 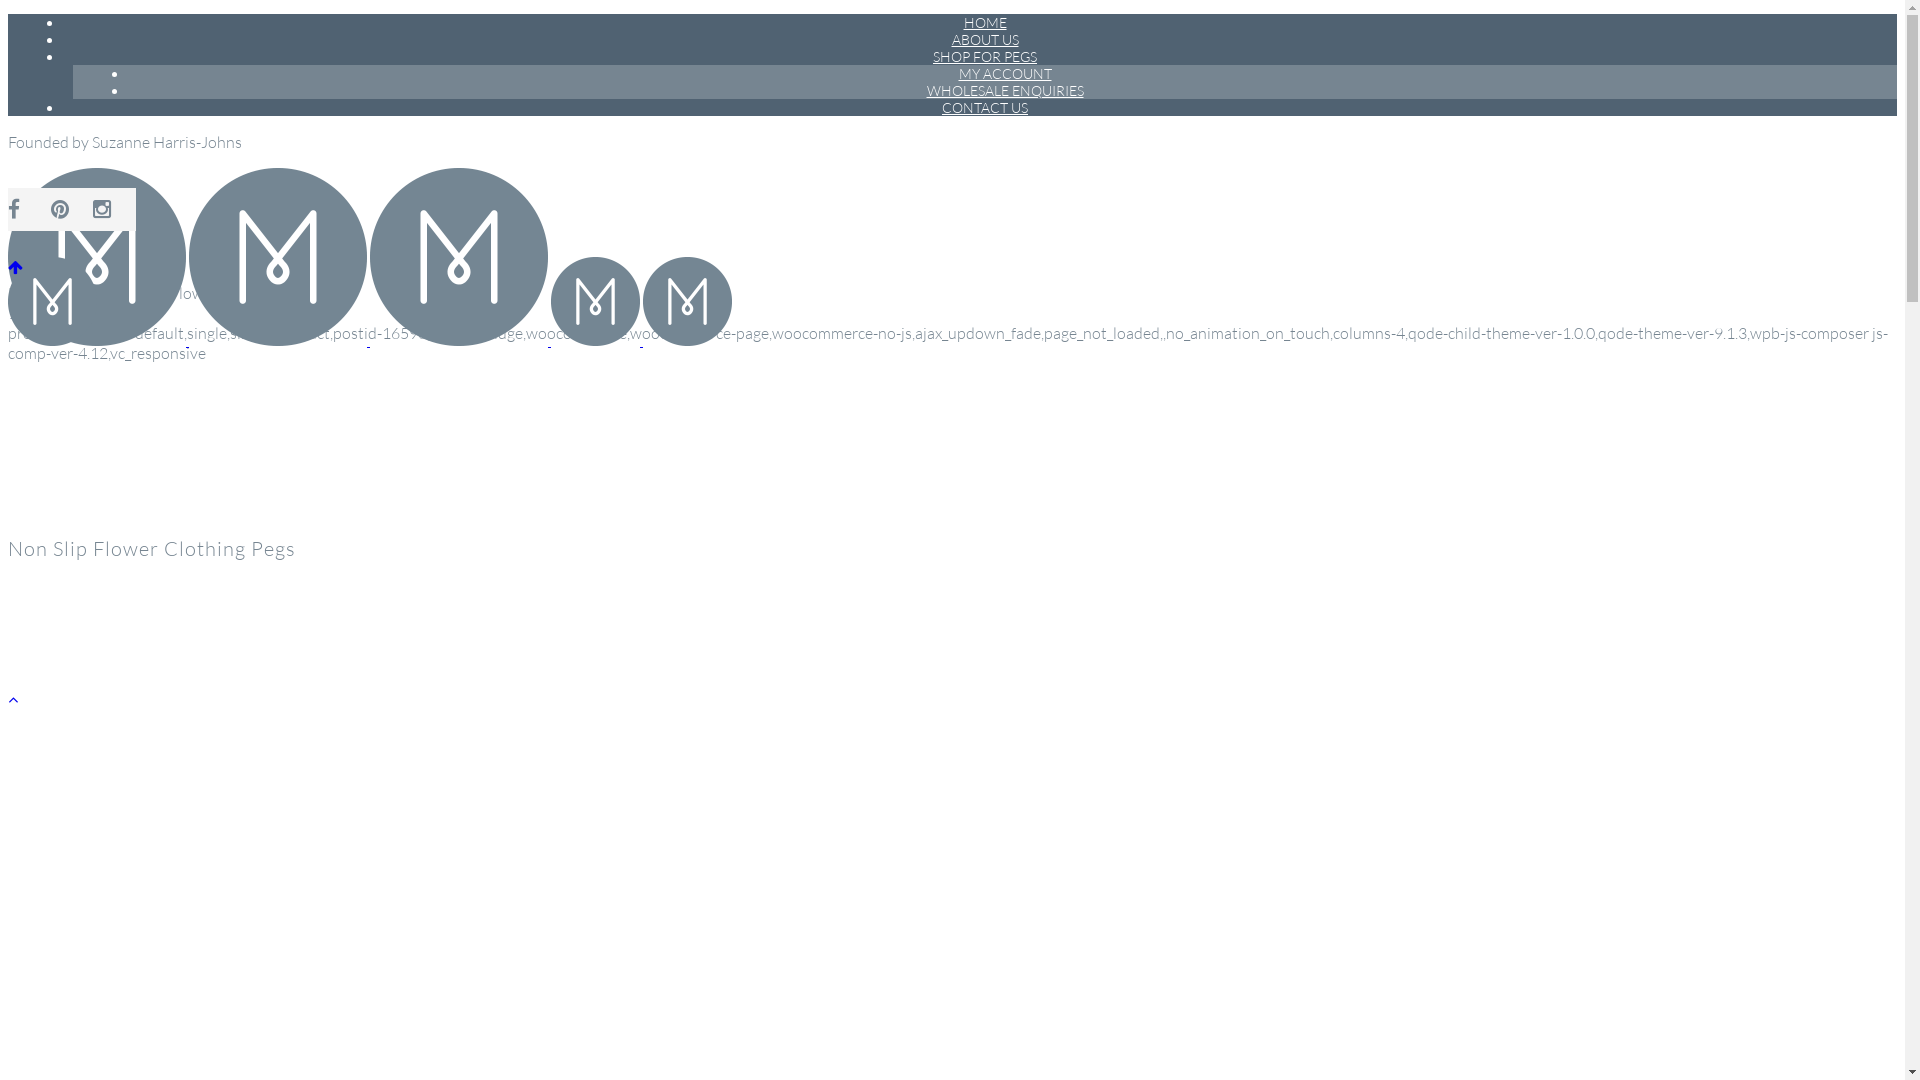 What do you see at coordinates (984, 55) in the screenshot?
I see `'SHOP FOR PEGS'` at bounding box center [984, 55].